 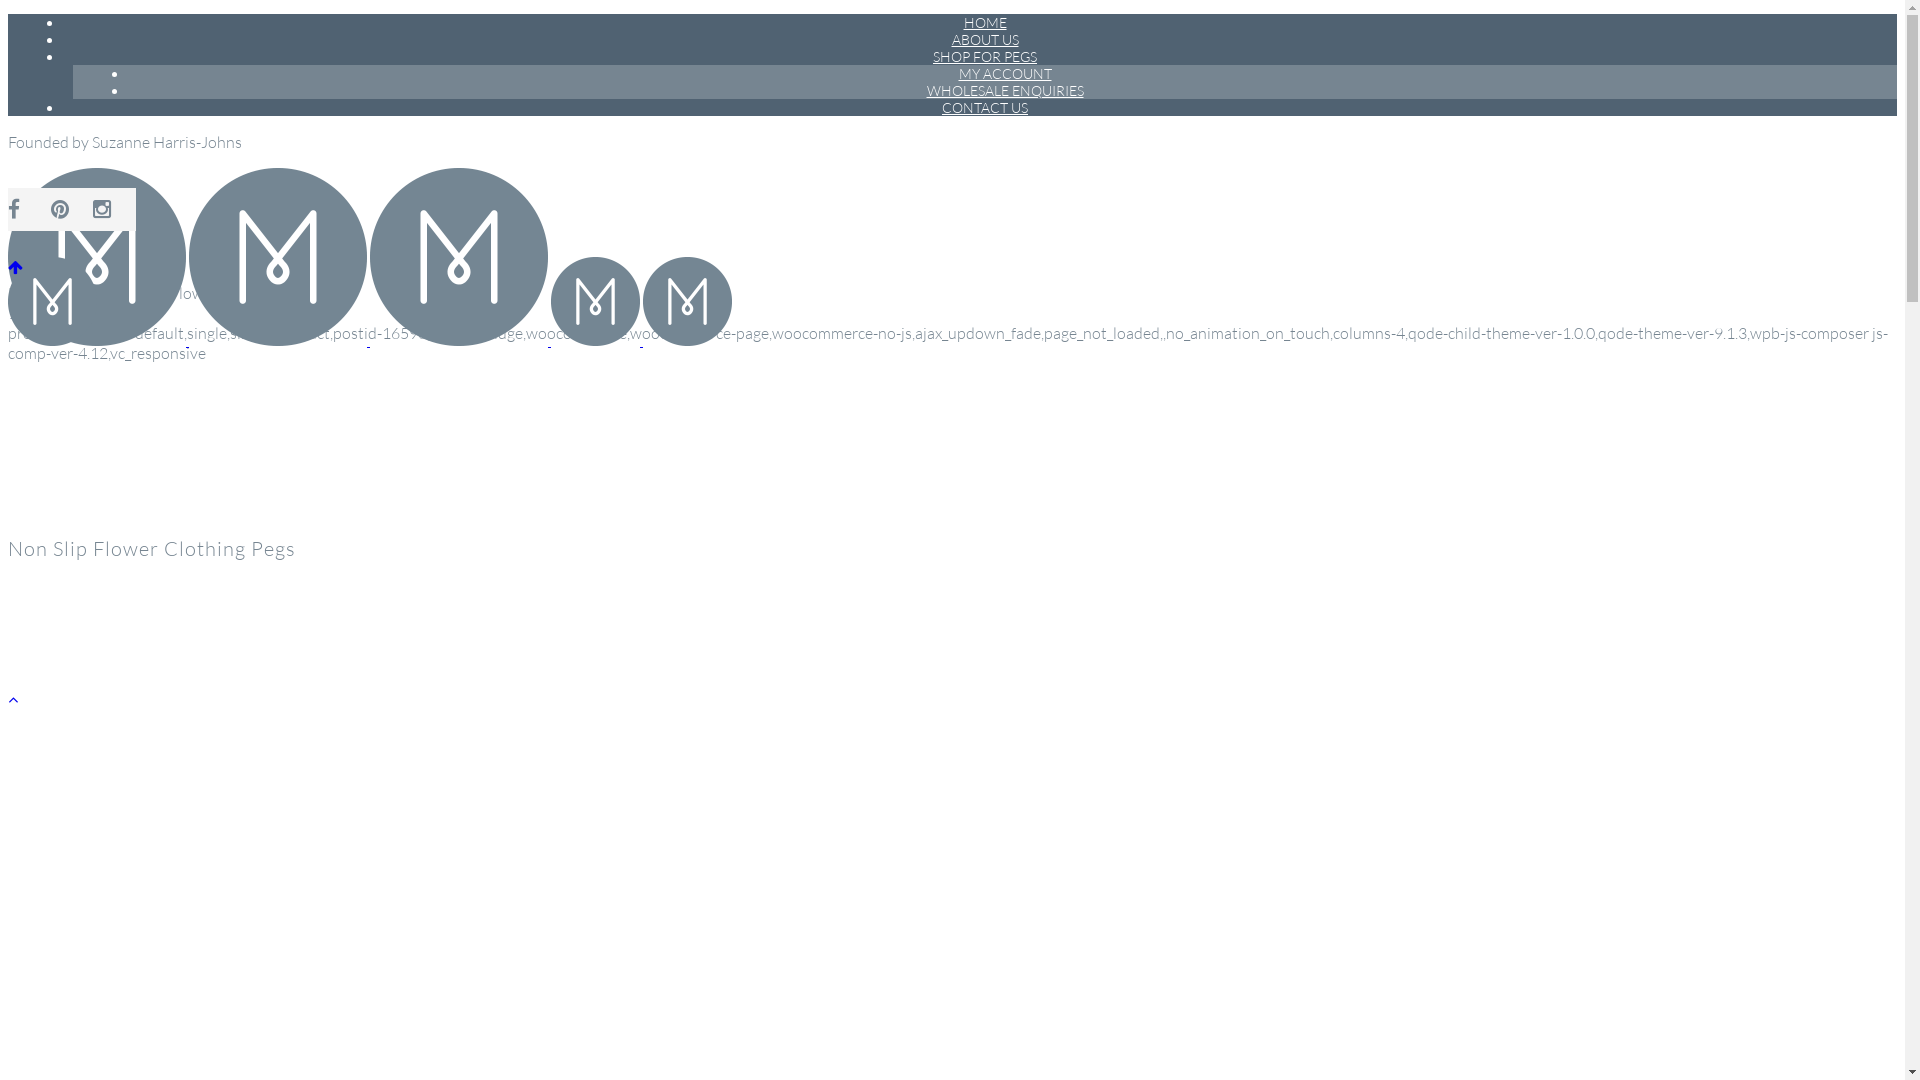 What do you see at coordinates (984, 55) in the screenshot?
I see `'SHOP FOR PEGS'` at bounding box center [984, 55].